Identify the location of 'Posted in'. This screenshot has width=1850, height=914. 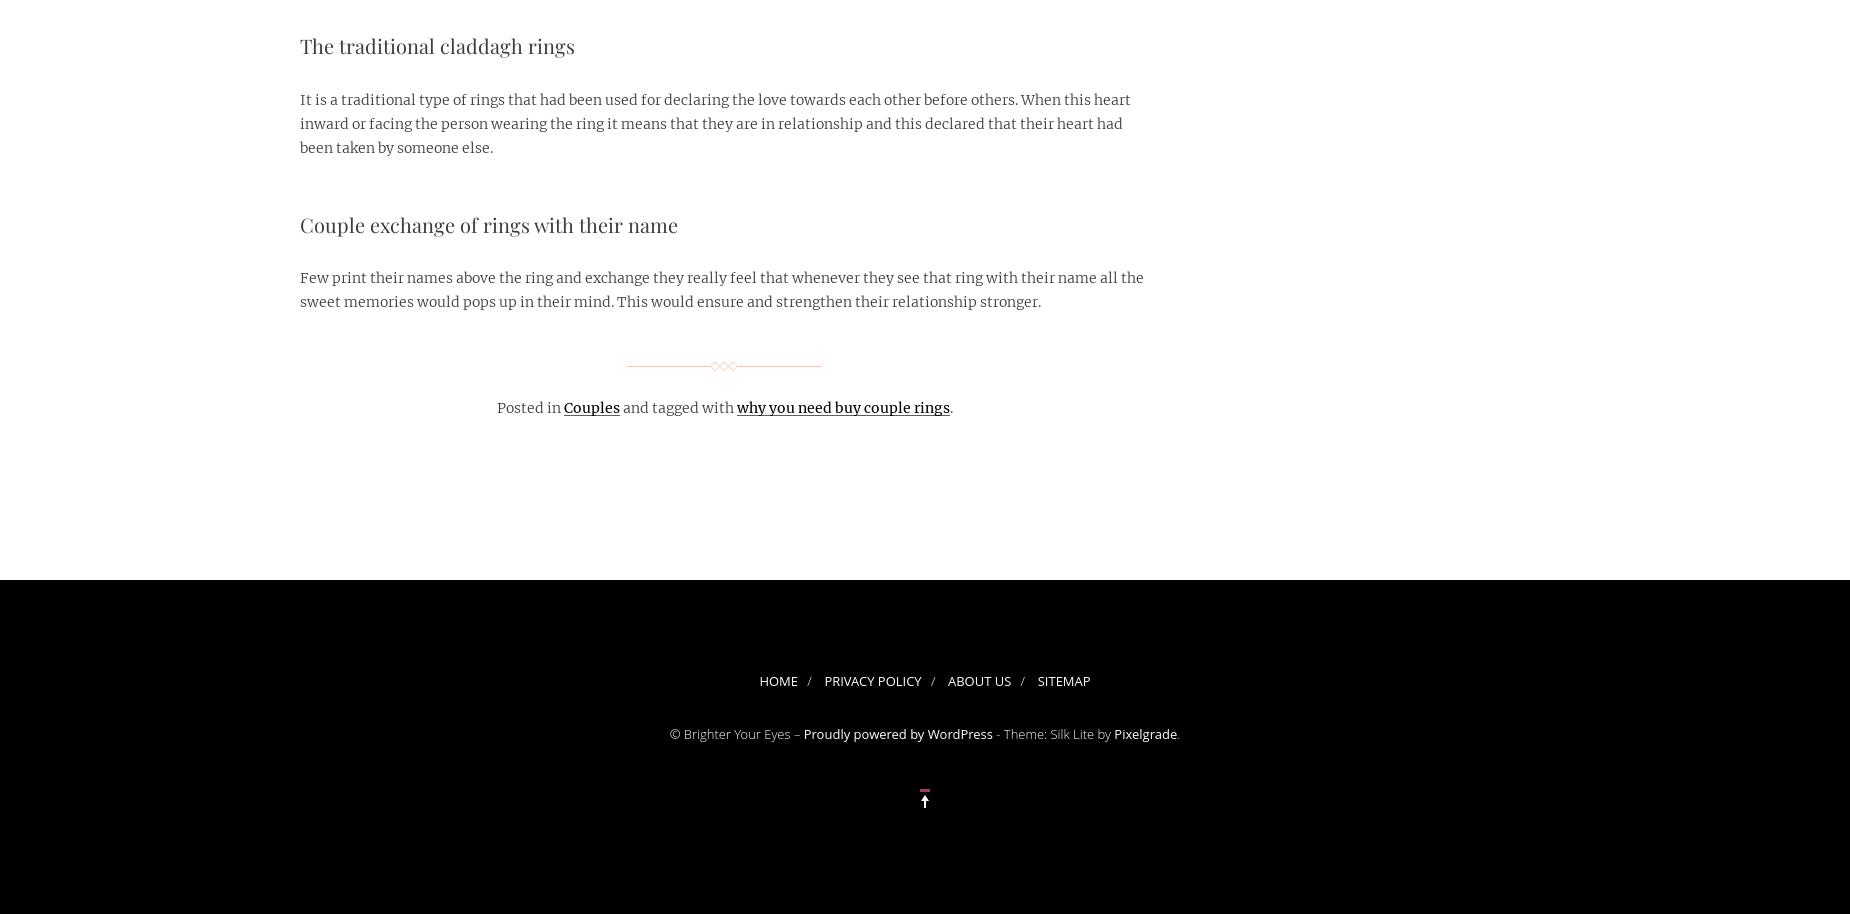
(496, 407).